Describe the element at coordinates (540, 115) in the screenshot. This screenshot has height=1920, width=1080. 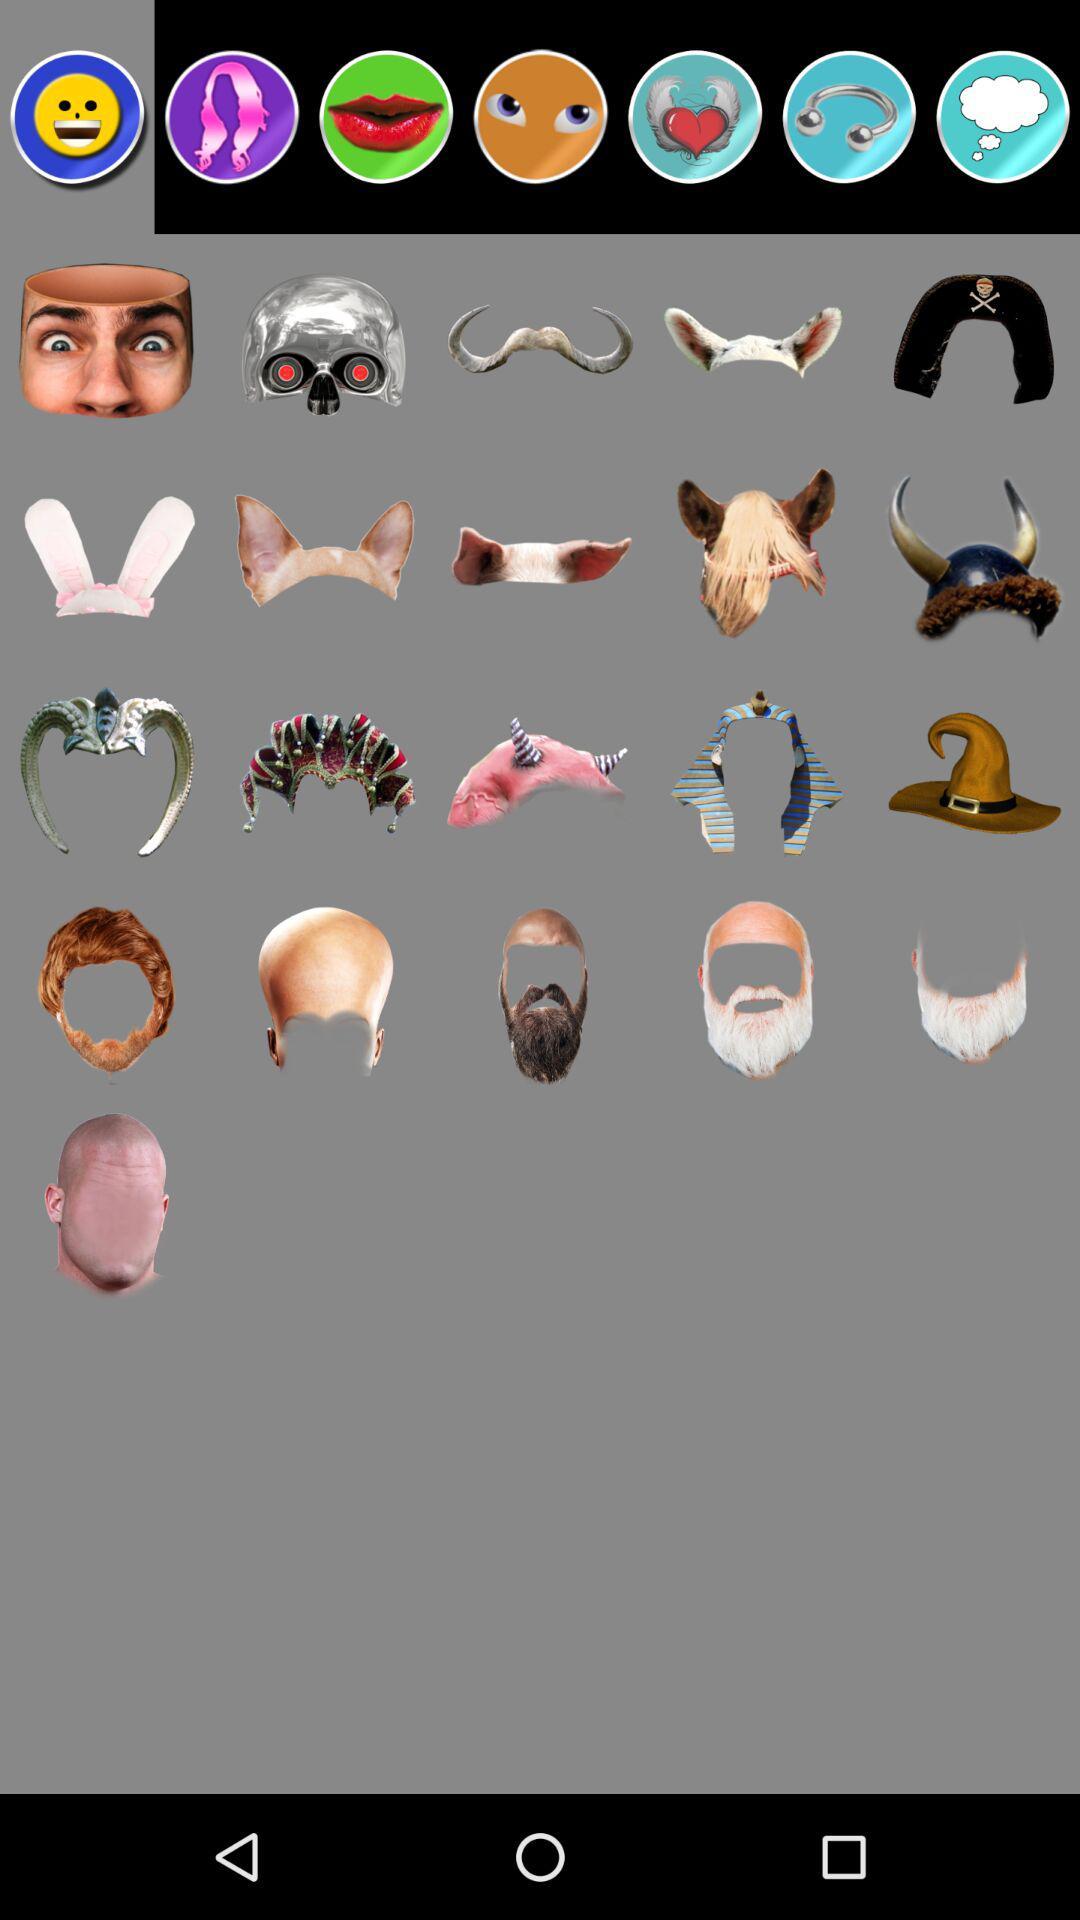
I see `put emoticon with two eyes` at that location.